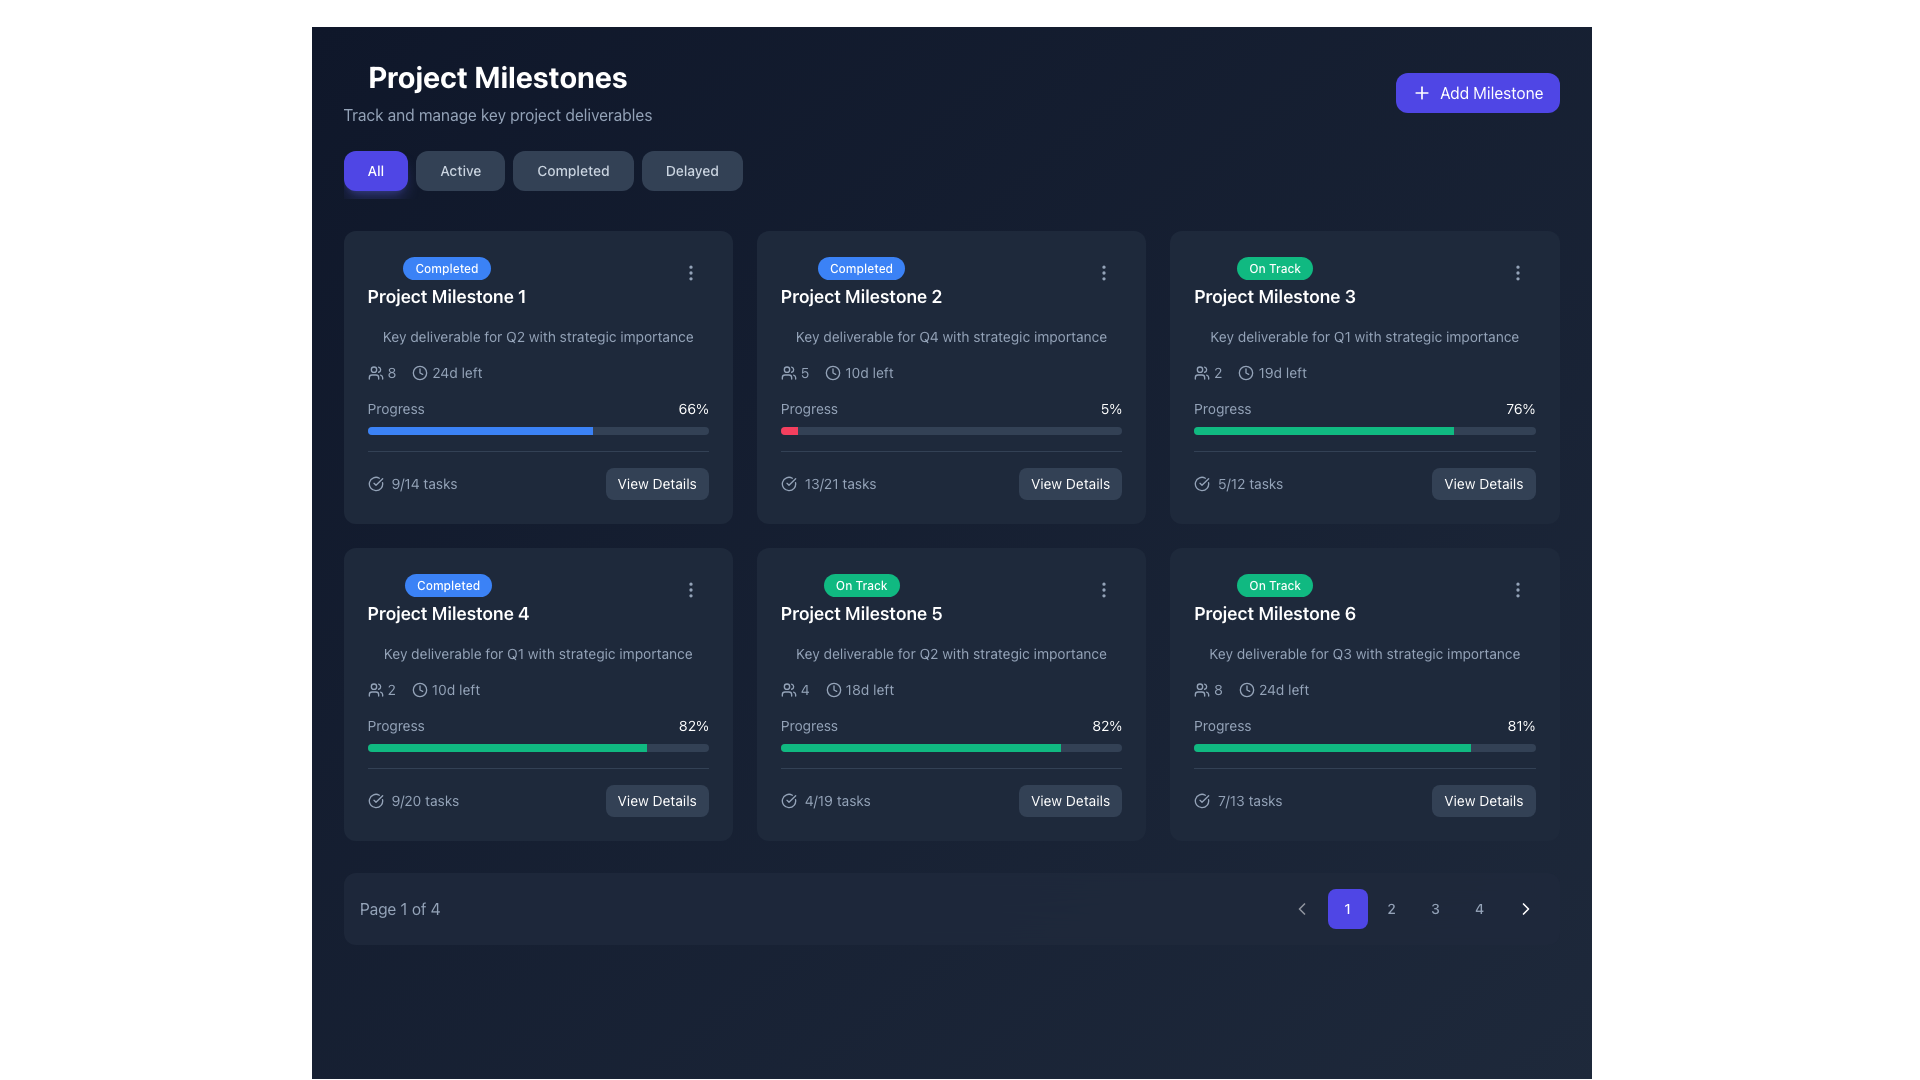 The height and width of the screenshot is (1080, 1920). I want to click on the rectangular button with a purple background and white text reading 'Add Milestone' to observe a visual change, so click(1477, 92).